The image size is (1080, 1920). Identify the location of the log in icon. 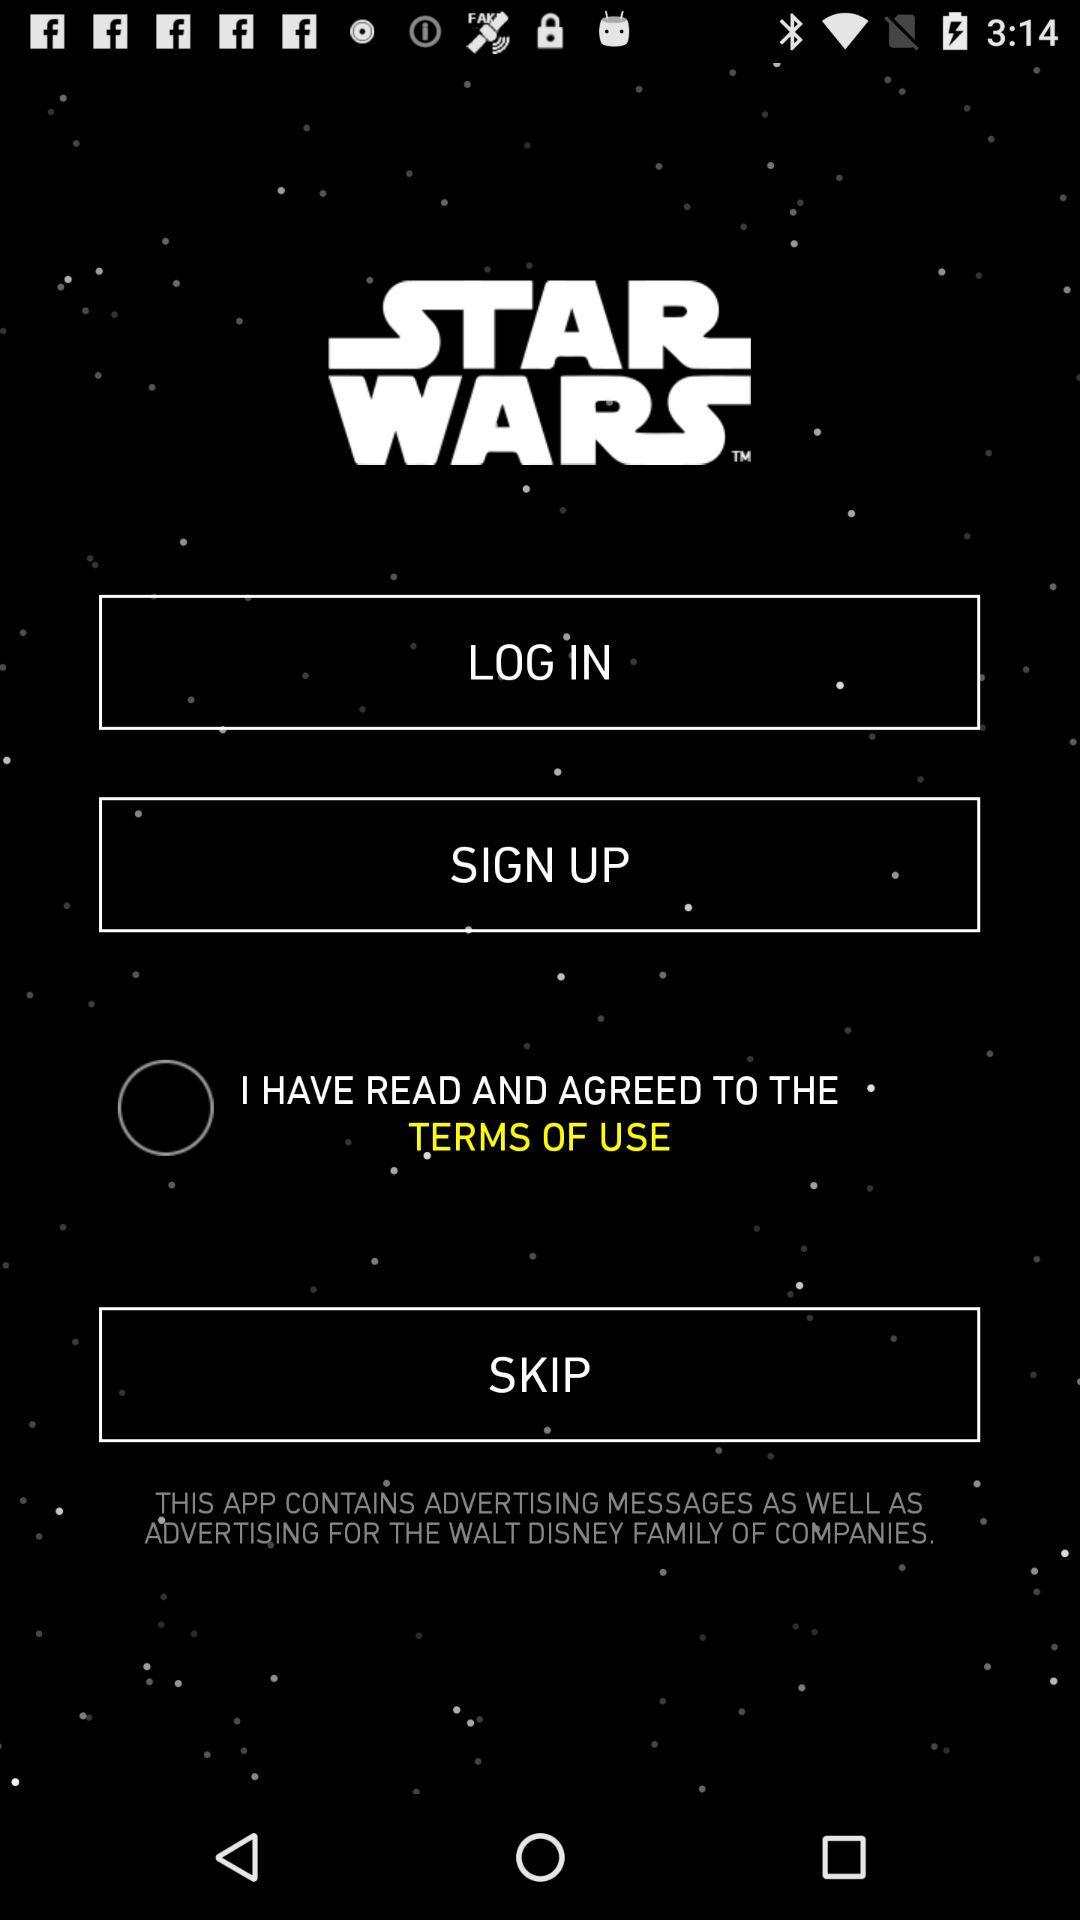
(538, 662).